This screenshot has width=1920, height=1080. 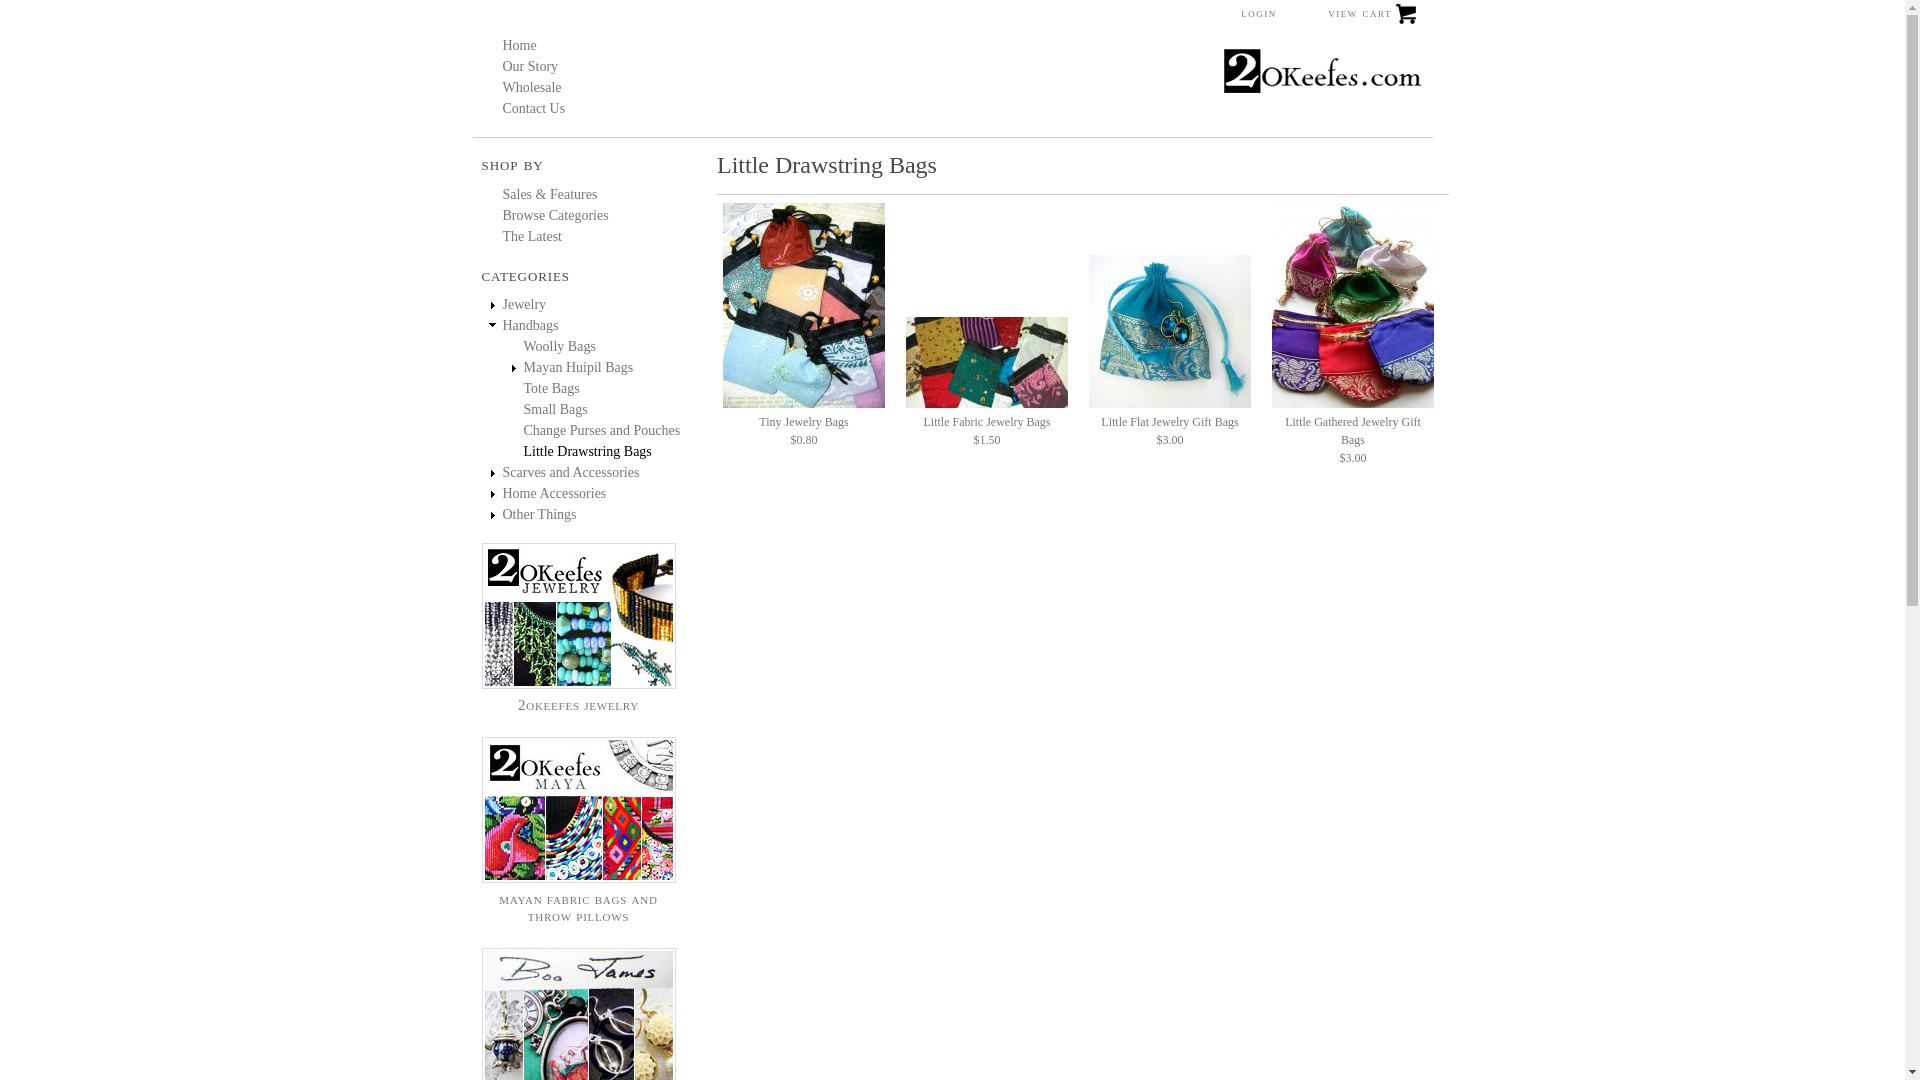 What do you see at coordinates (502, 108) in the screenshot?
I see `'Contact Us'` at bounding box center [502, 108].